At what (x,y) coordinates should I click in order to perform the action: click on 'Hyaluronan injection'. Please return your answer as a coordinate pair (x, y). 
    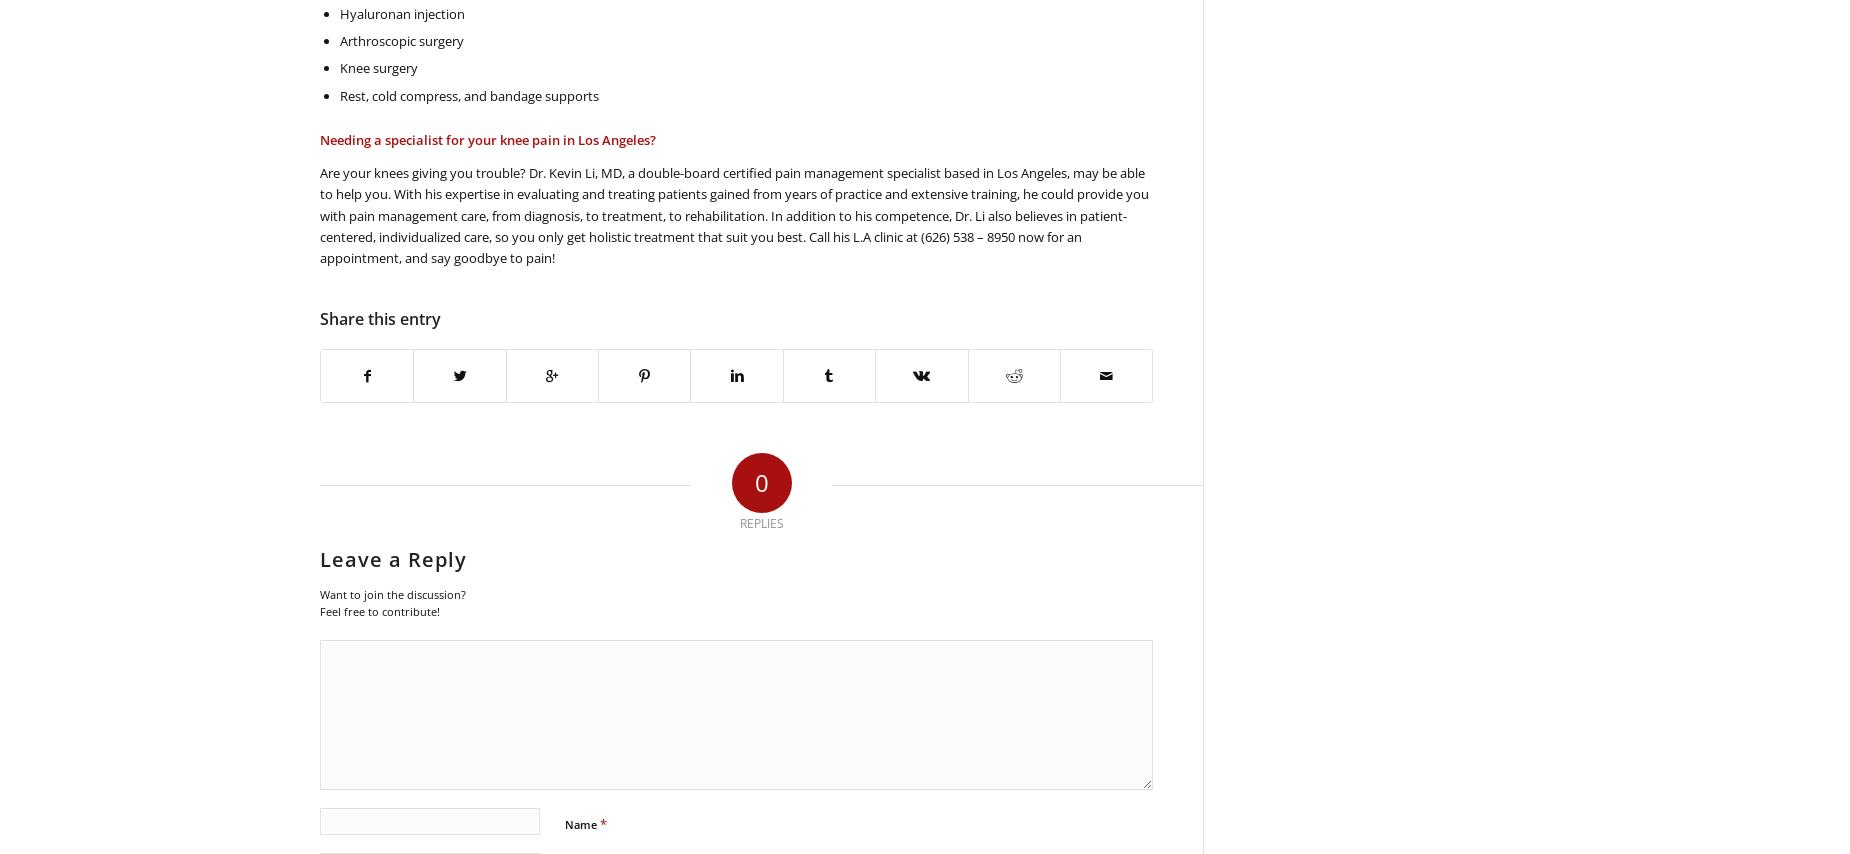
    Looking at the image, I should click on (401, 11).